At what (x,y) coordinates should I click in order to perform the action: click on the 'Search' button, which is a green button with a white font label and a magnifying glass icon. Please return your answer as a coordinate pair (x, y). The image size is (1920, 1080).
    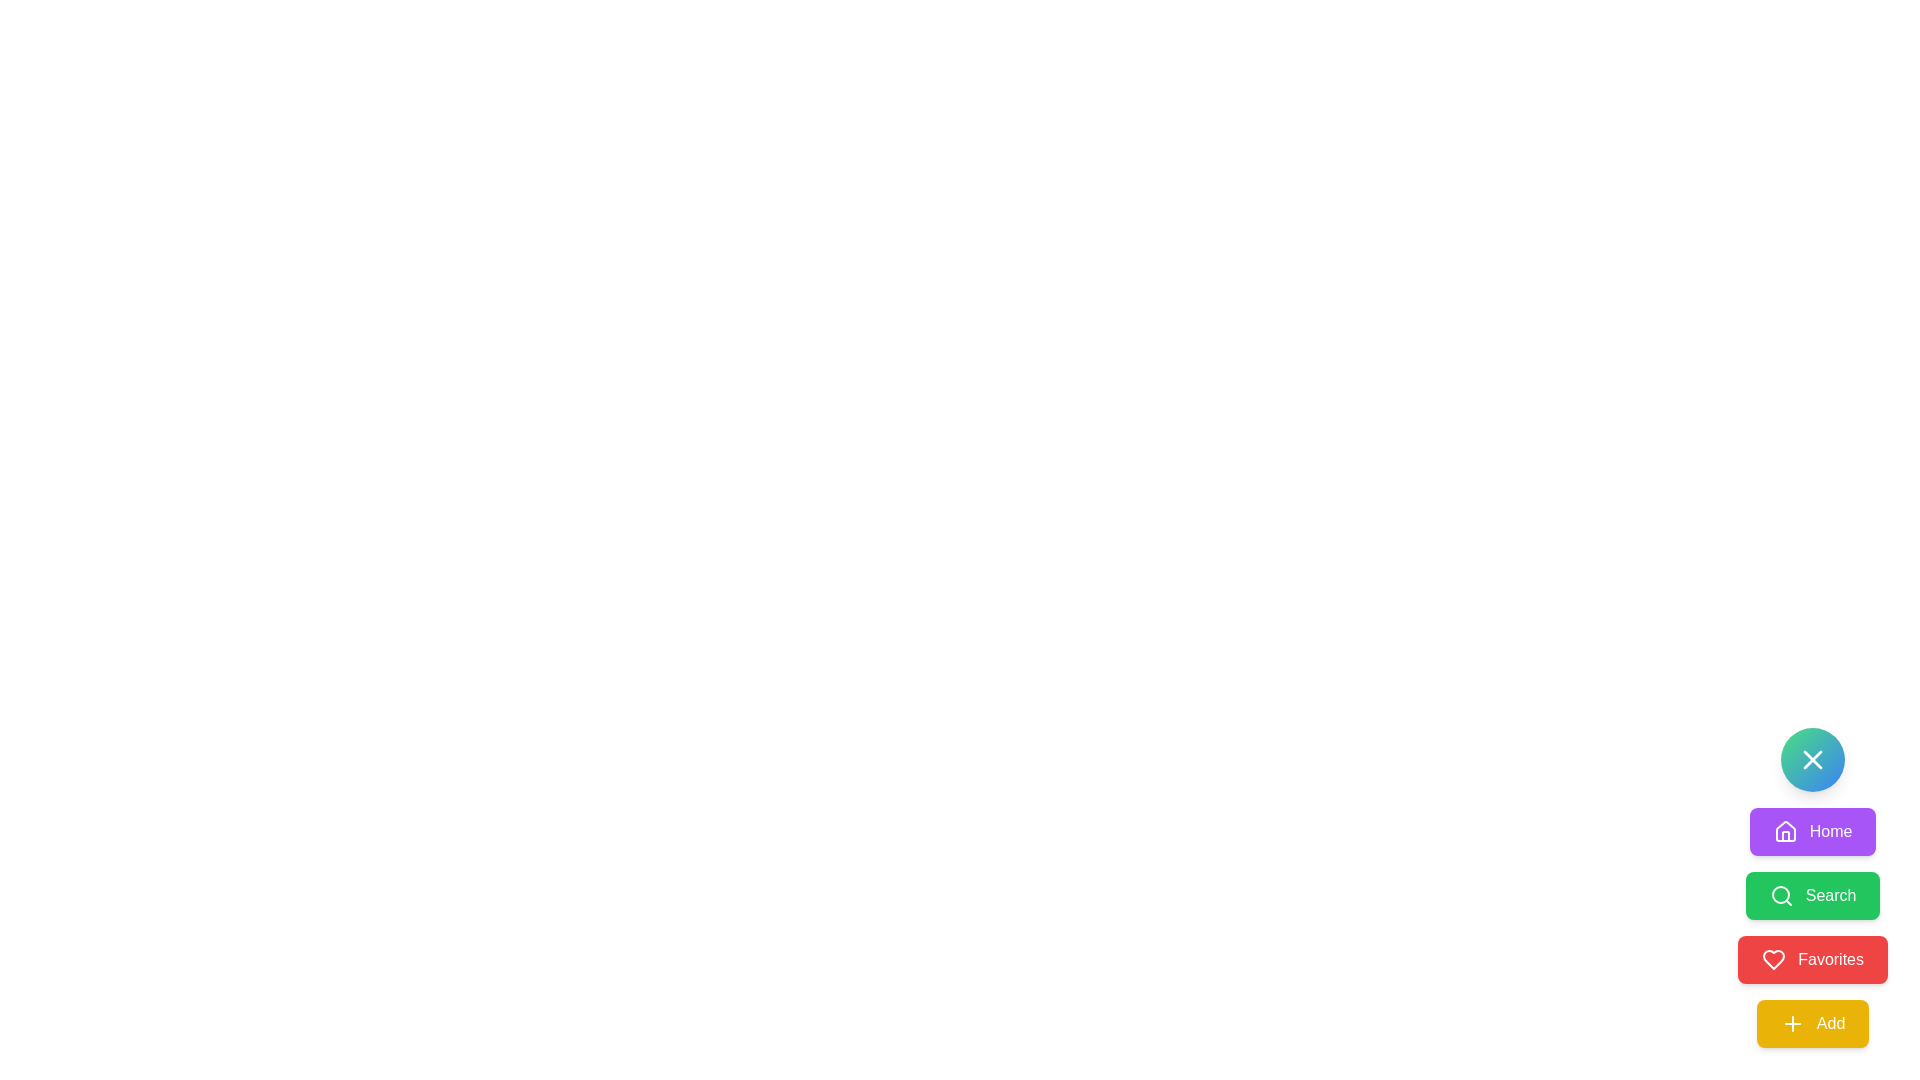
    Looking at the image, I should click on (1813, 886).